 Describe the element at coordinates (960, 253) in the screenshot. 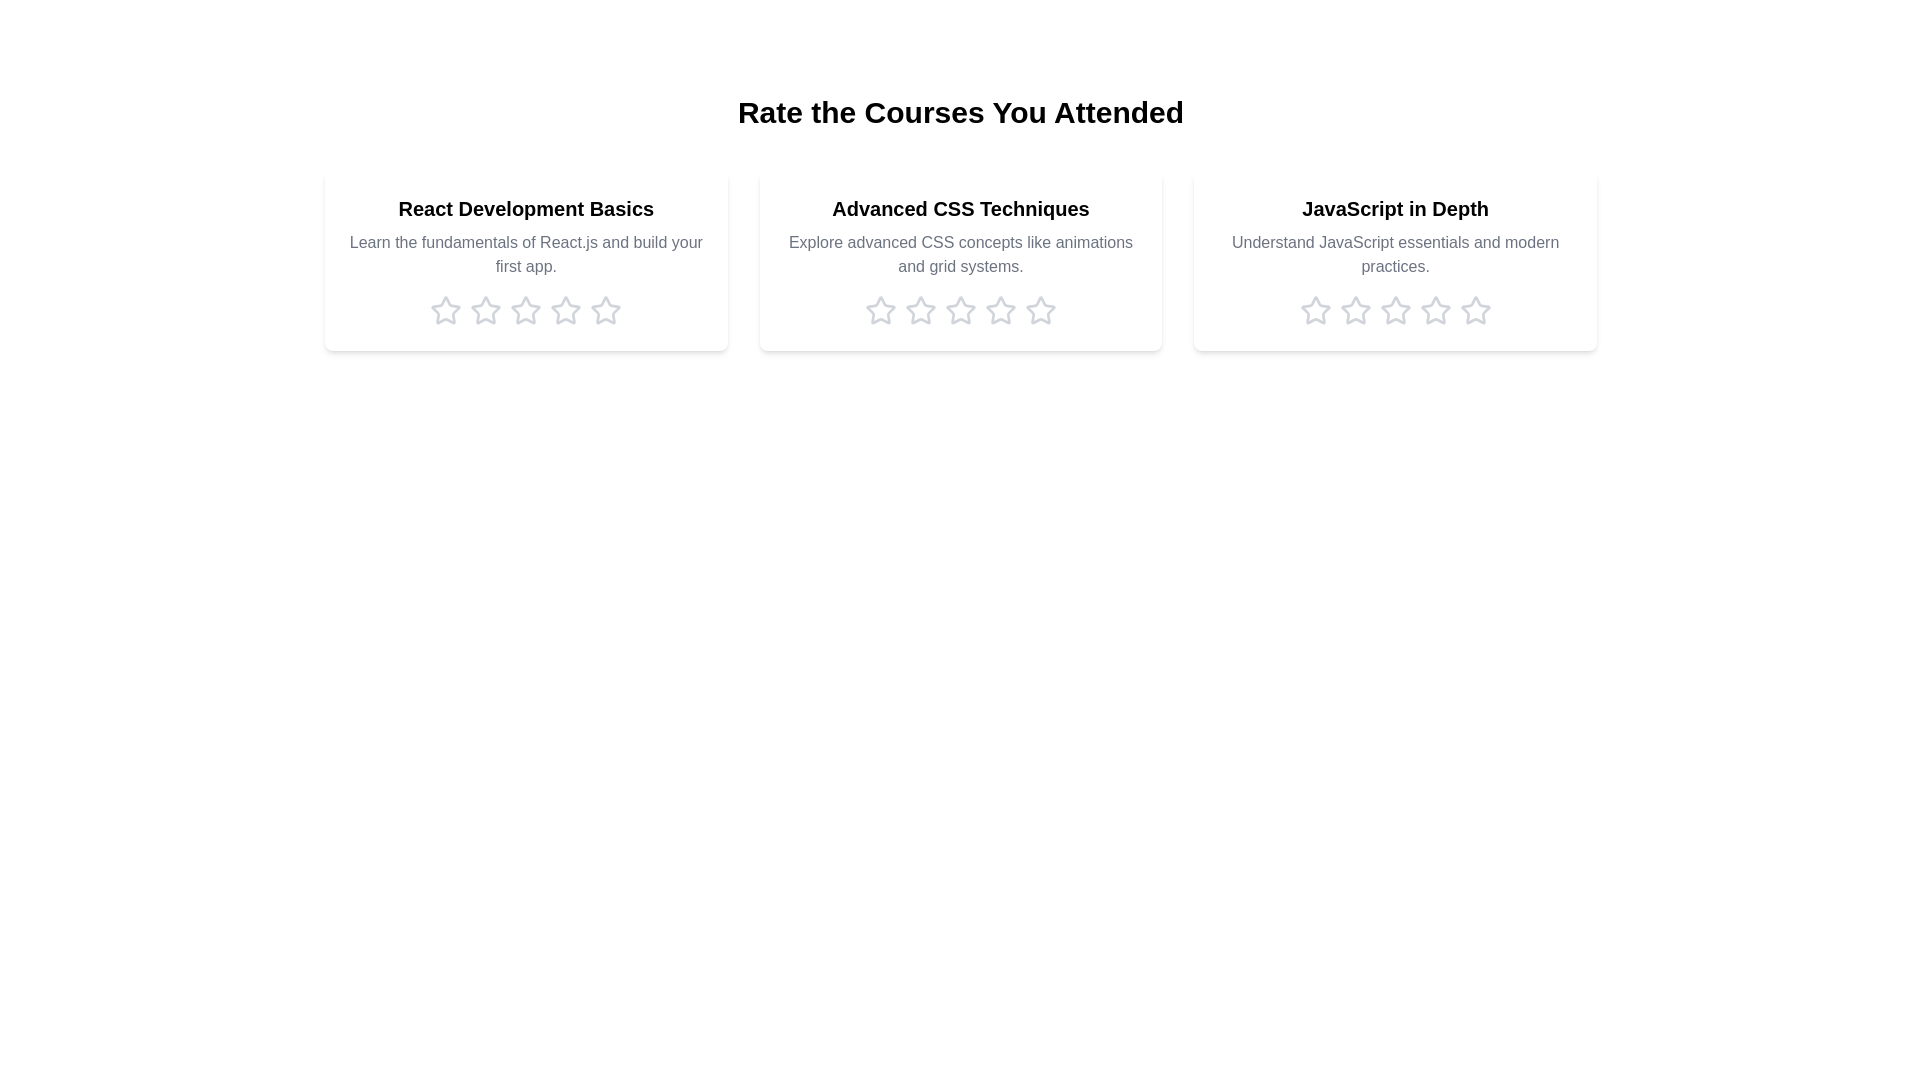

I see `the description of the course titled 'Advanced CSS Techniques'` at that location.